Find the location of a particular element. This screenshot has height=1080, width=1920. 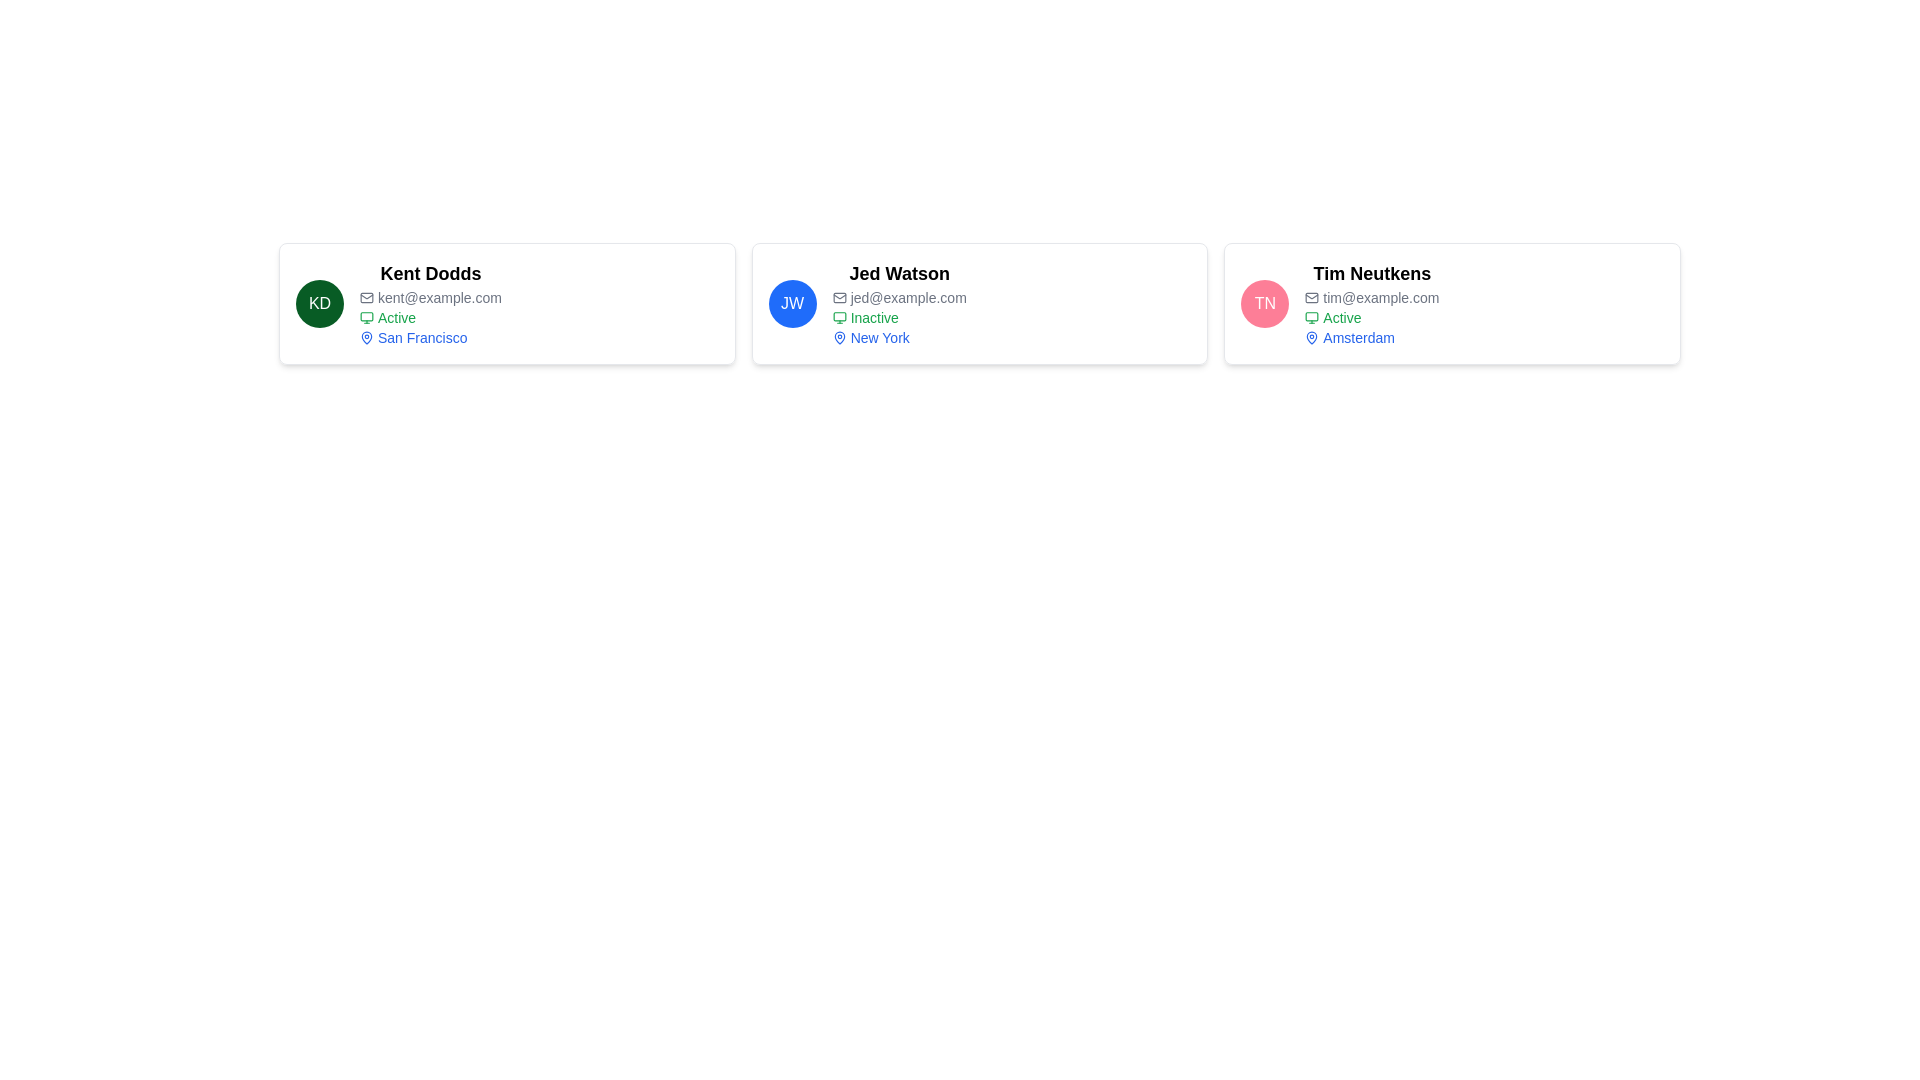

the green monitor icon in the 'Active' status indicator located before the text 'Active' in the profile card of Kent Dodds is located at coordinates (366, 316).